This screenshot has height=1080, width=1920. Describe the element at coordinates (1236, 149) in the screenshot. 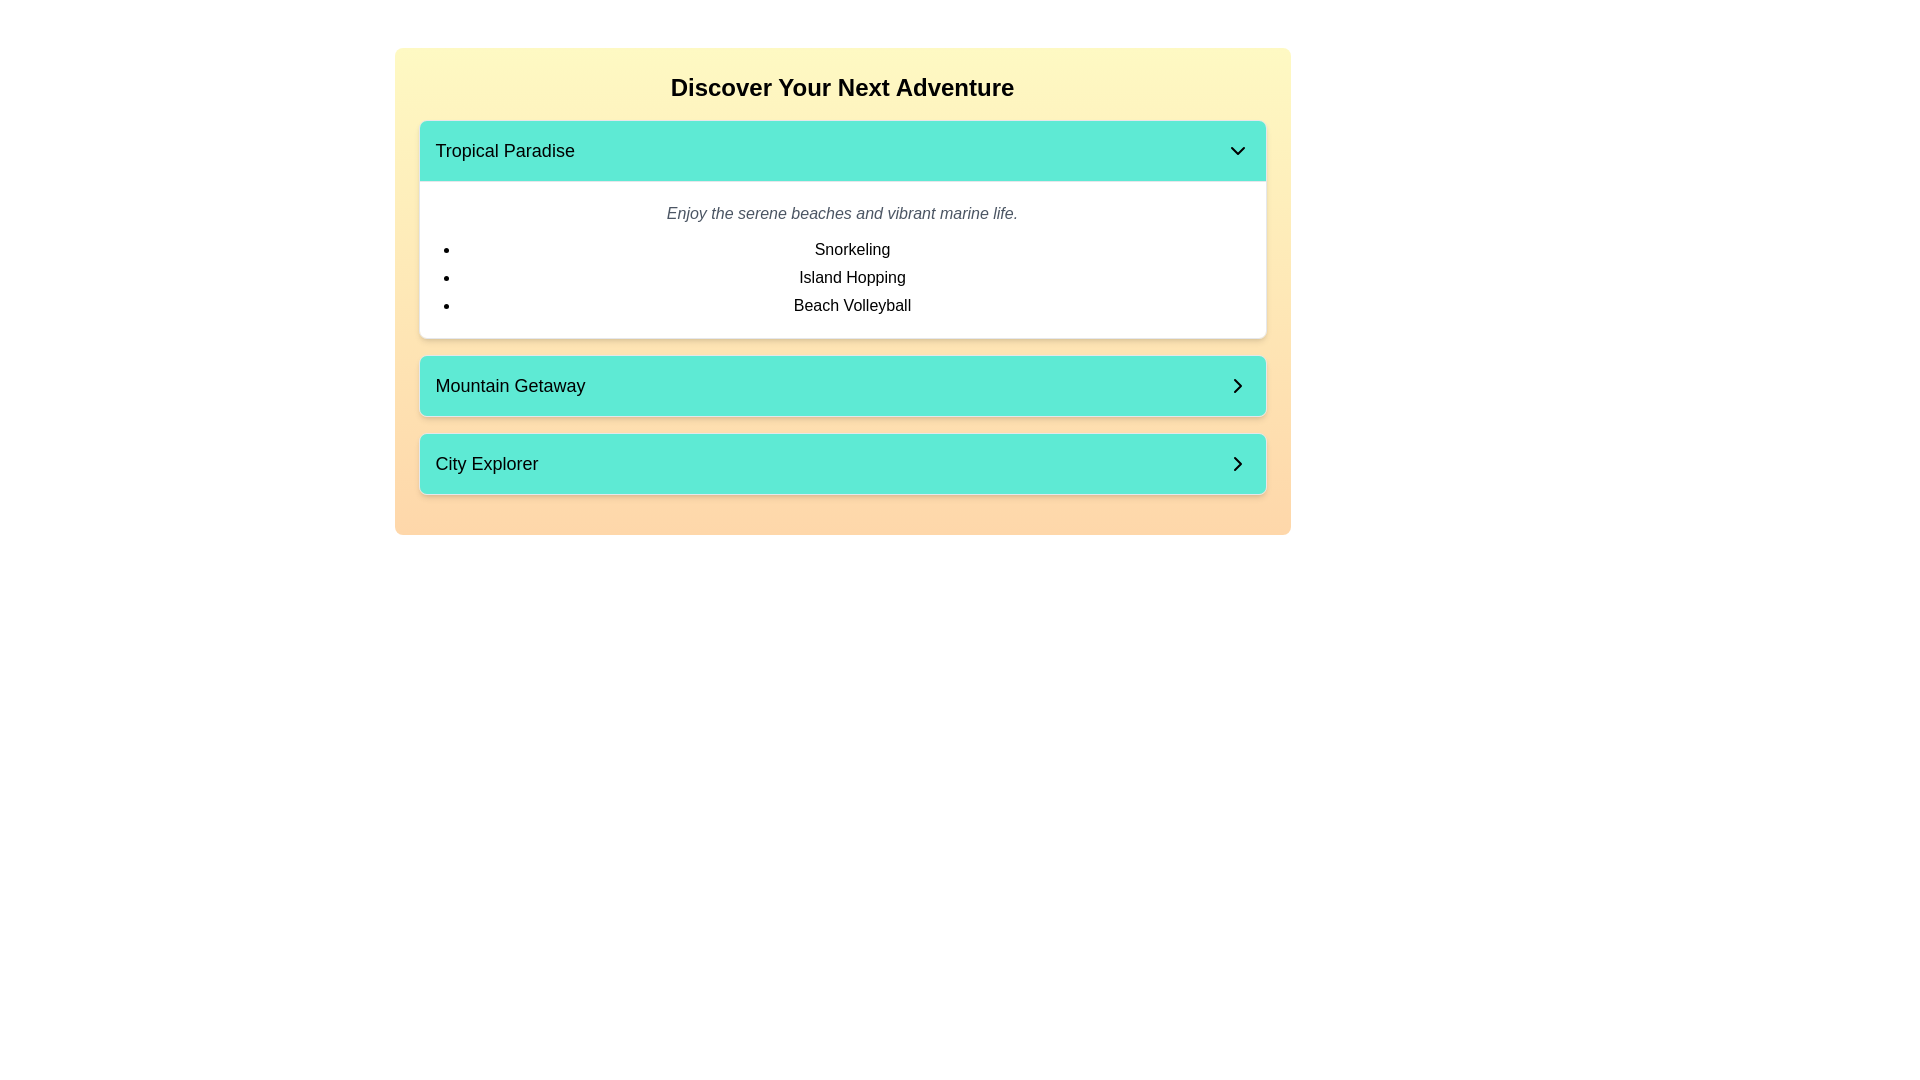

I see `the Chevron-Down icon located at the far-right end of the 'Tropical Paradise' section header` at that location.